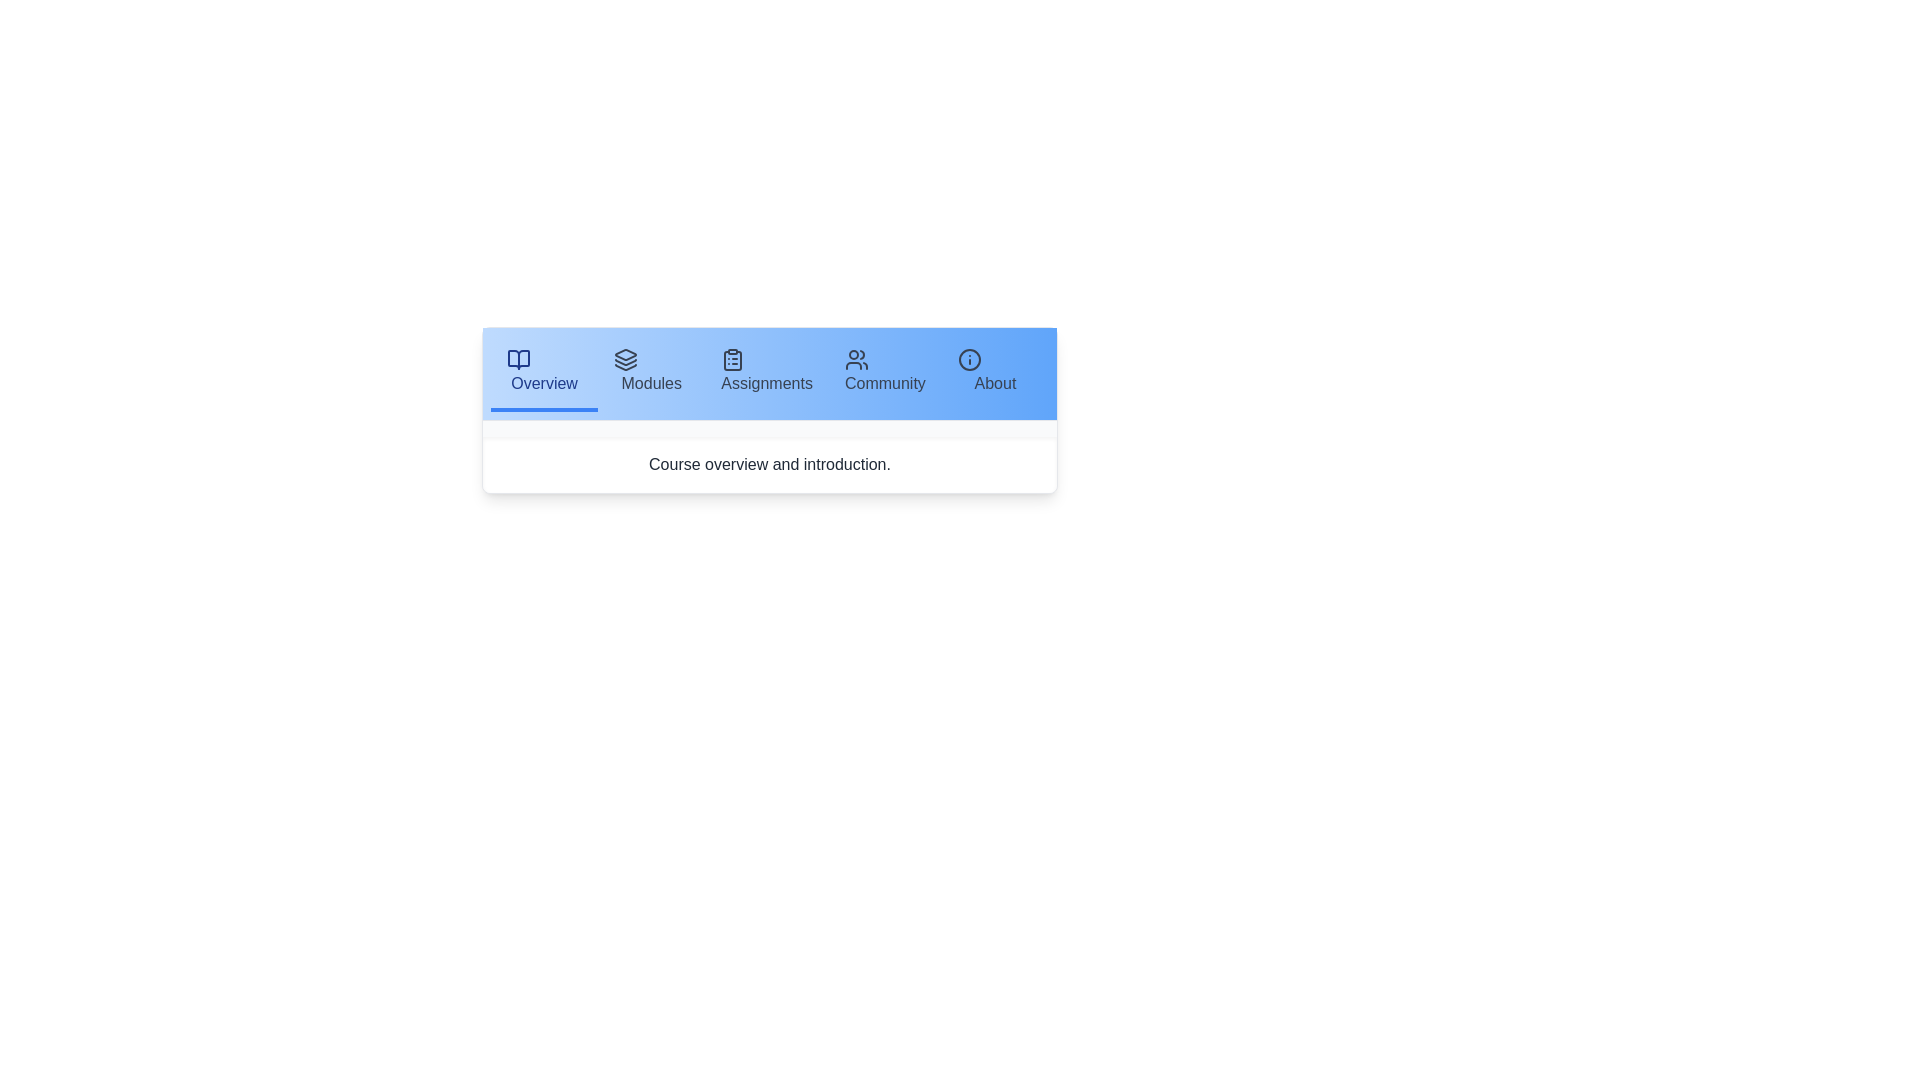 The height and width of the screenshot is (1080, 1920). Describe the element at coordinates (969, 358) in the screenshot. I see `the central circular graphical SVG element in the navigation bar, which represents the 'About' section indicator` at that location.